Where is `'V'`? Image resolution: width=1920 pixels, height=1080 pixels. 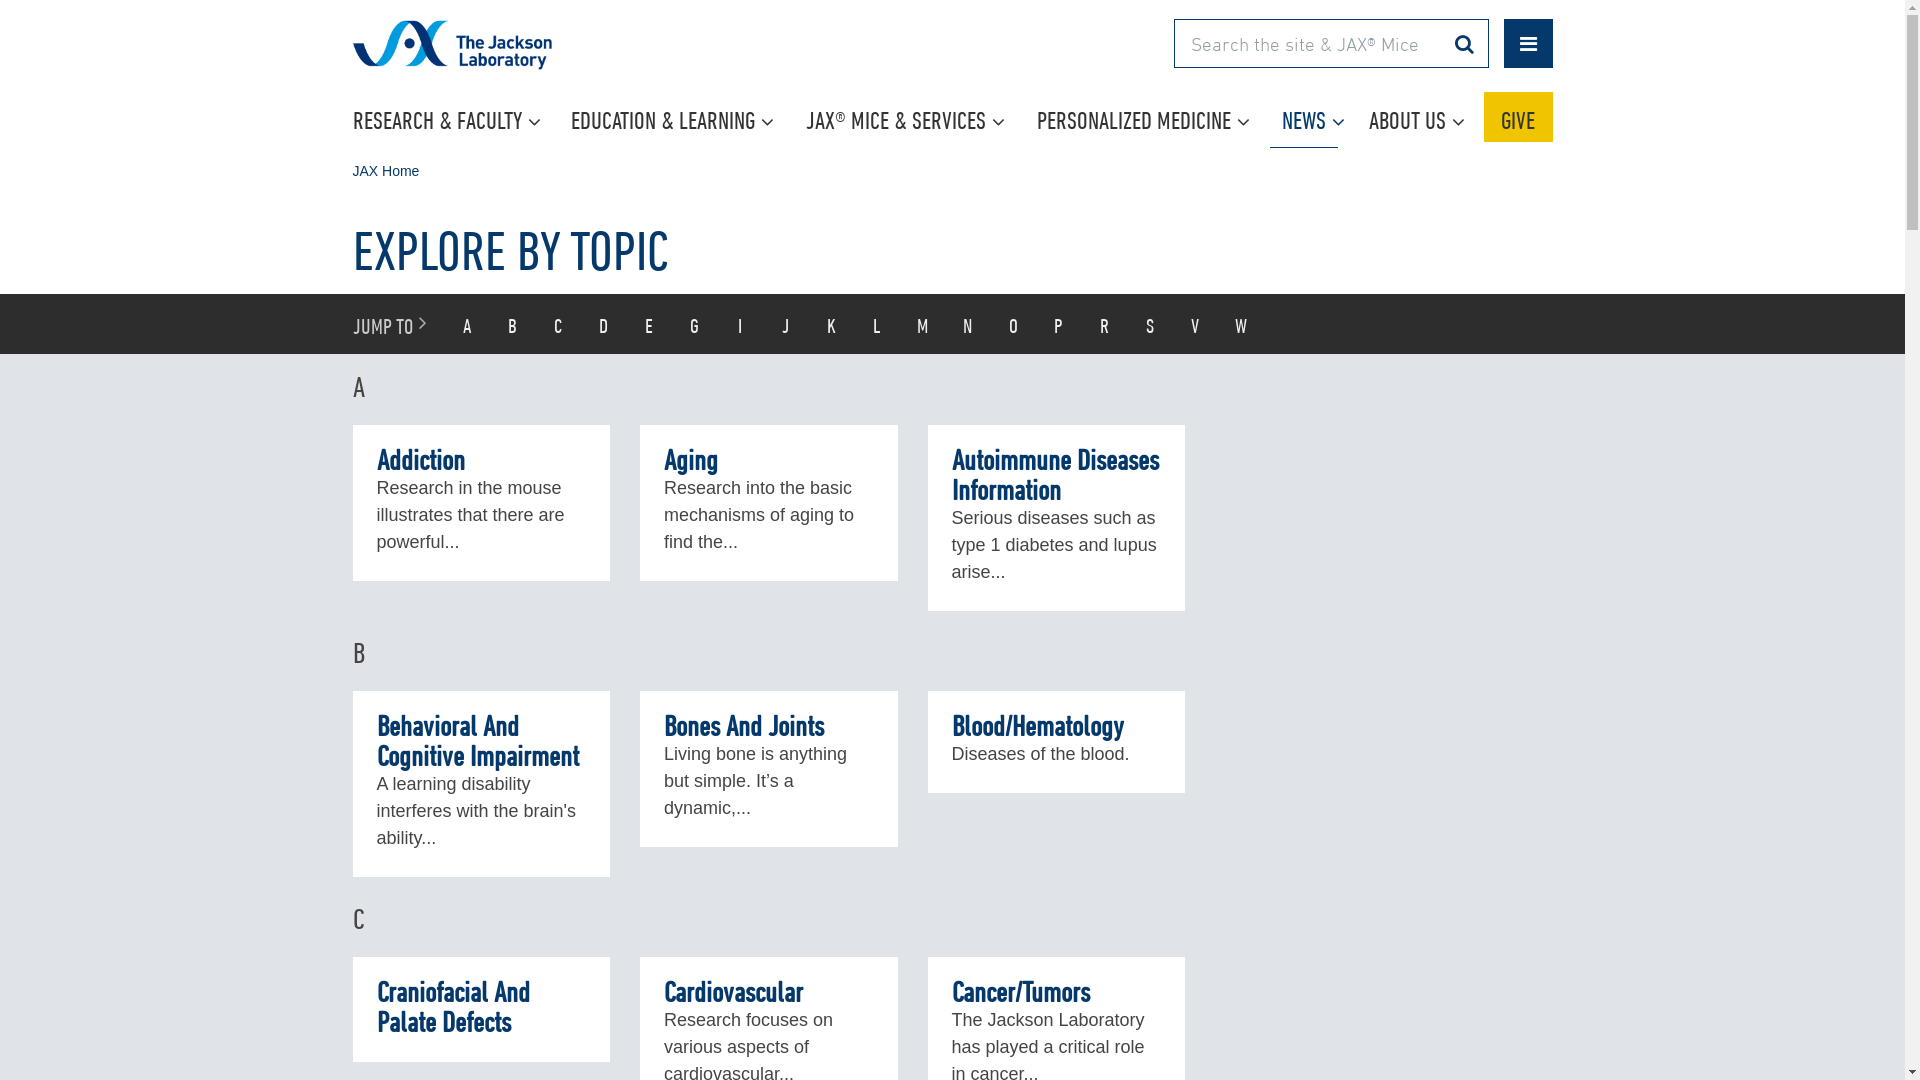 'V' is located at coordinates (1195, 323).